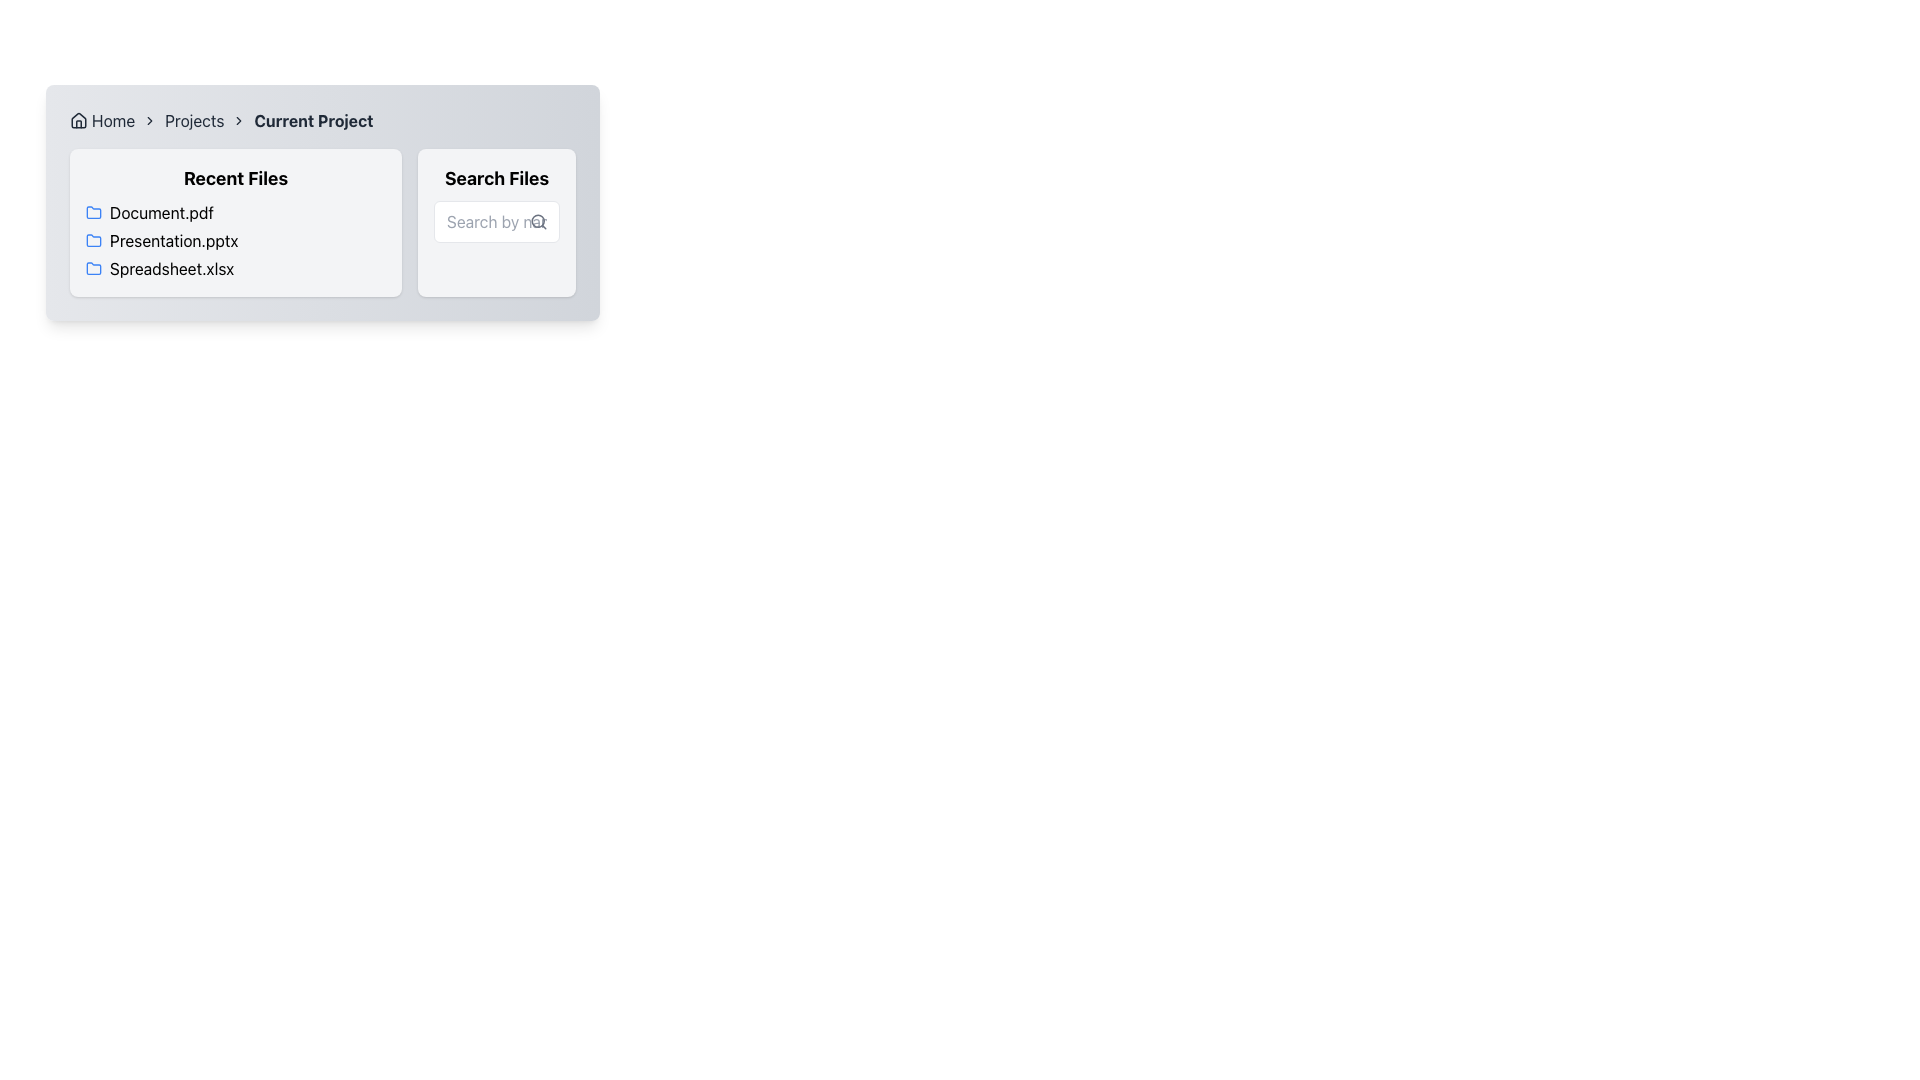 The image size is (1920, 1080). What do you see at coordinates (194, 120) in the screenshot?
I see `the 'Projects' link in the breadcrumb navigation` at bounding box center [194, 120].